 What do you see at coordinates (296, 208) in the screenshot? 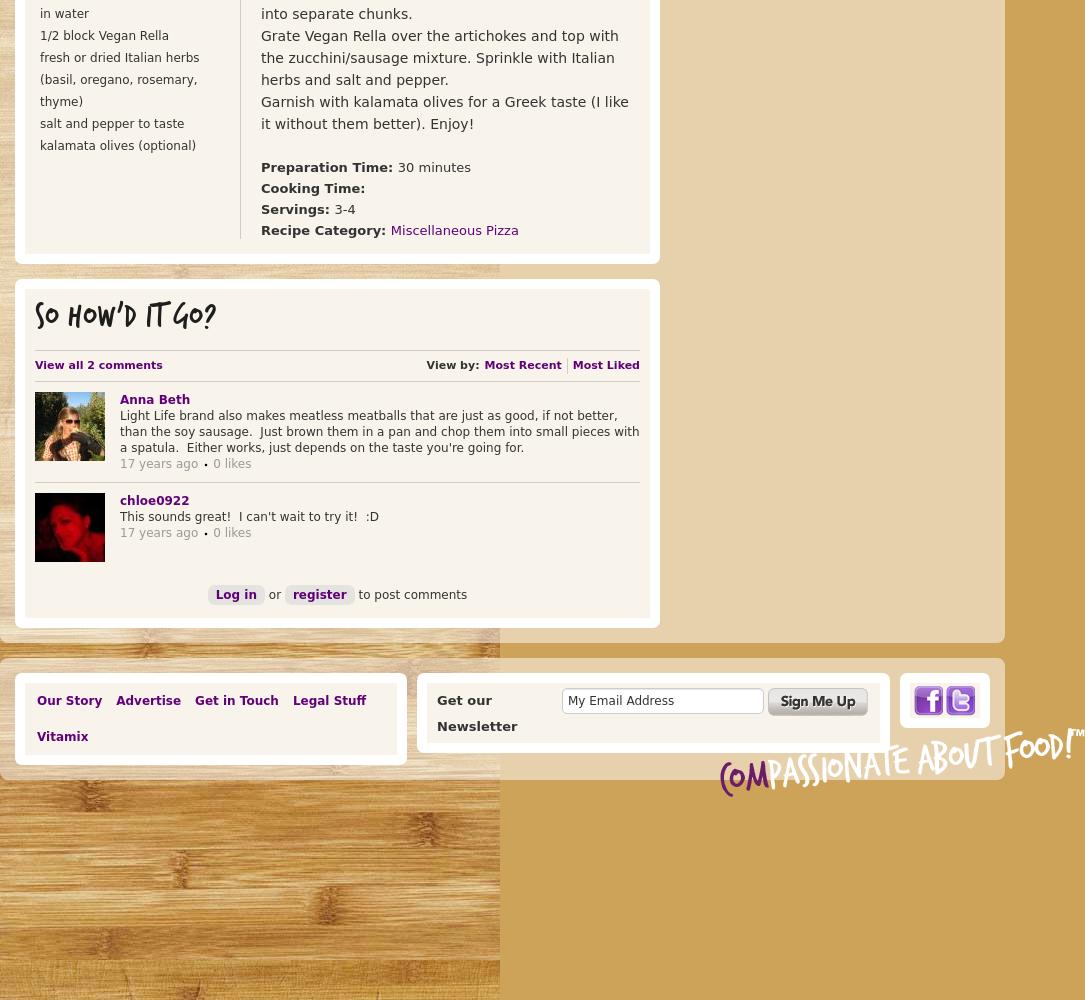
I see `'Servings:'` at bounding box center [296, 208].